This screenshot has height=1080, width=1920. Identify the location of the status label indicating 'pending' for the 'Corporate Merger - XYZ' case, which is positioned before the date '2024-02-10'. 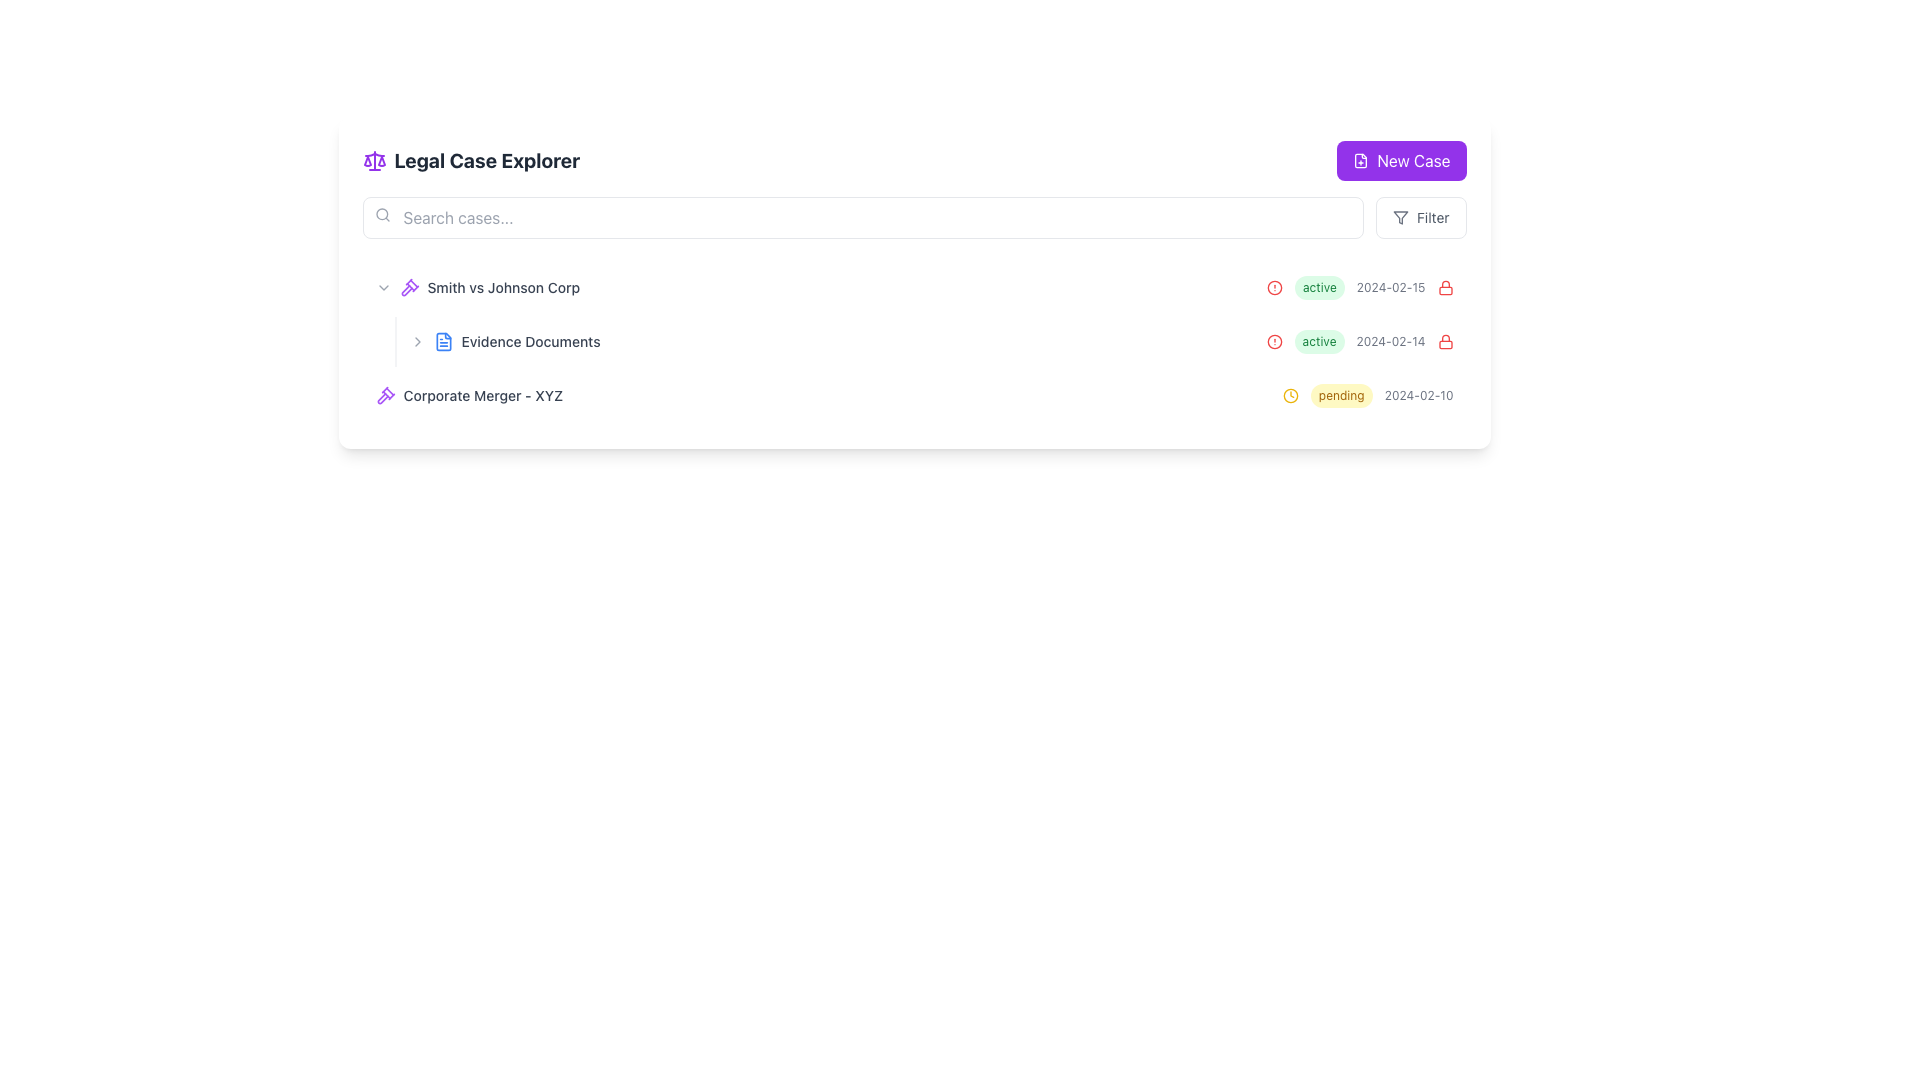
(1341, 396).